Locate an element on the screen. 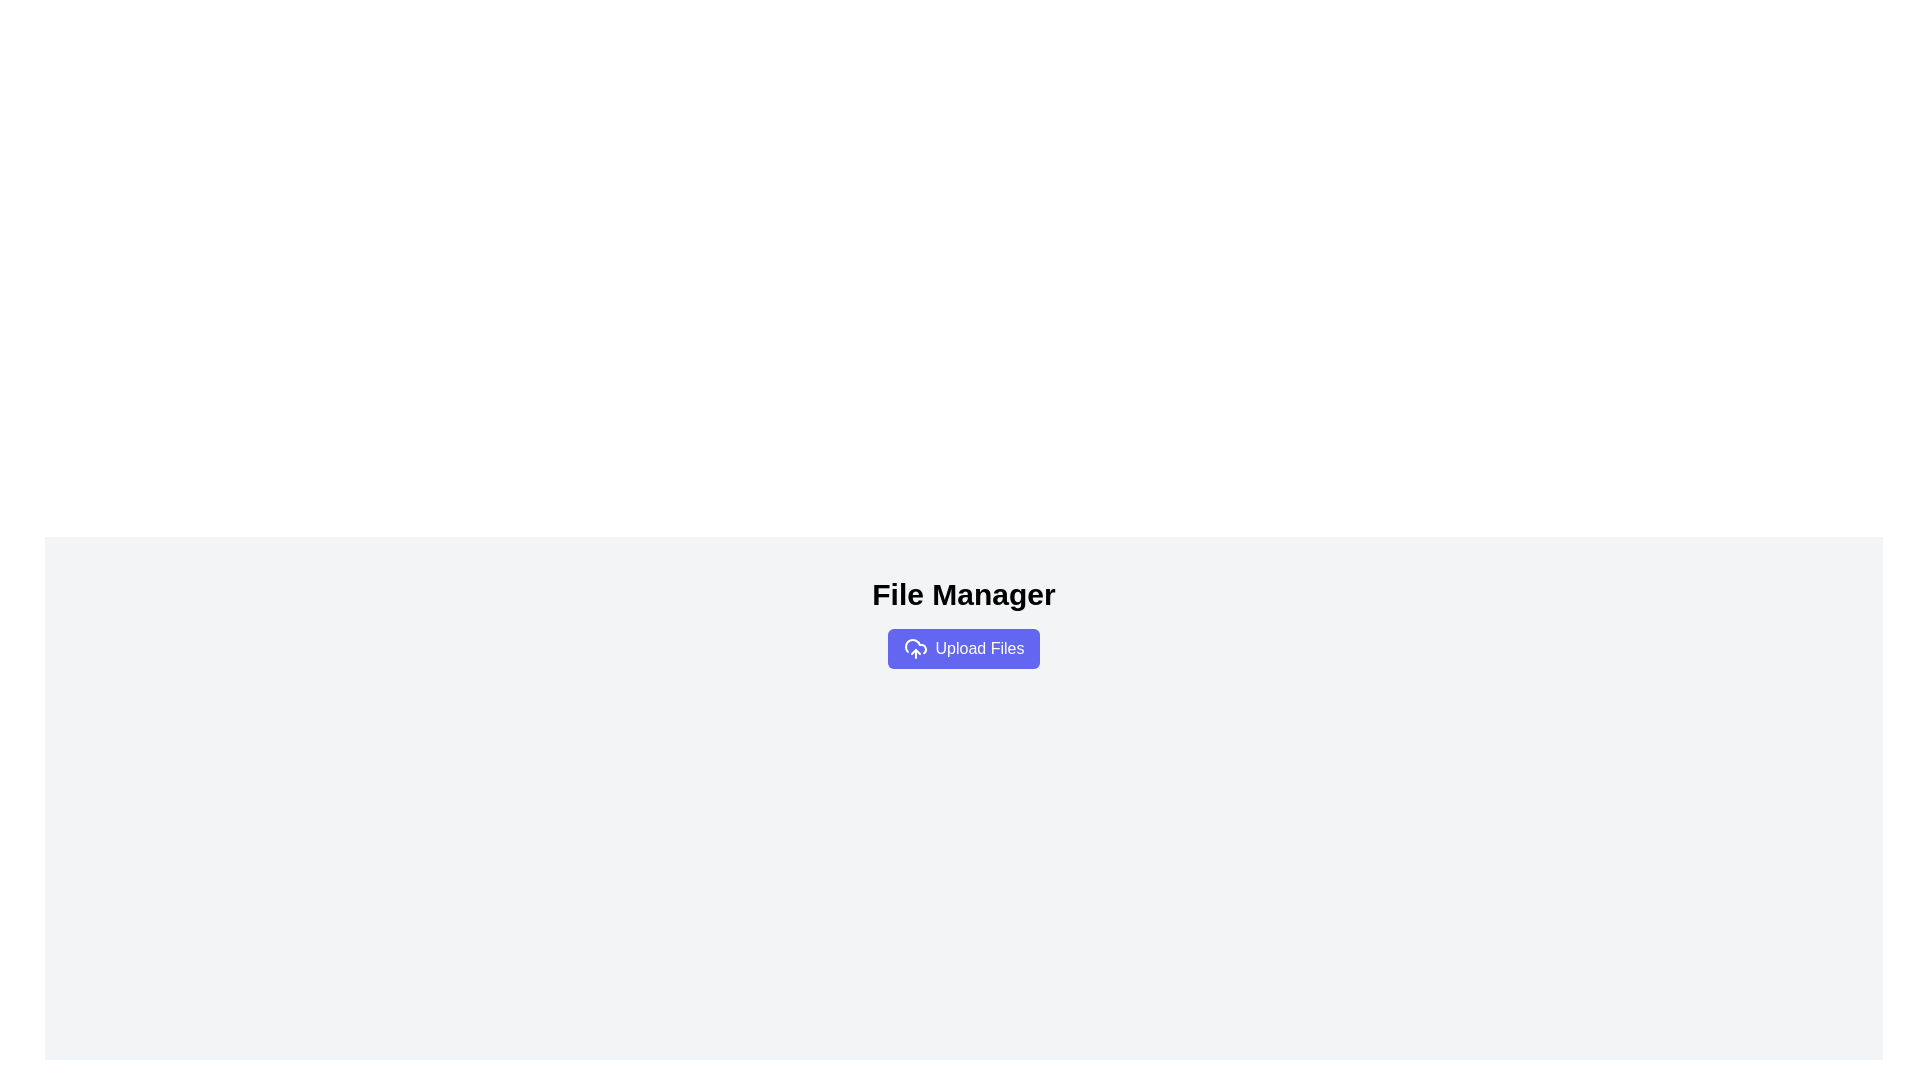 The image size is (1920, 1080). the upload icon located to the left of the 'Upload Files' button, which symbolizes the upload action is located at coordinates (914, 648).